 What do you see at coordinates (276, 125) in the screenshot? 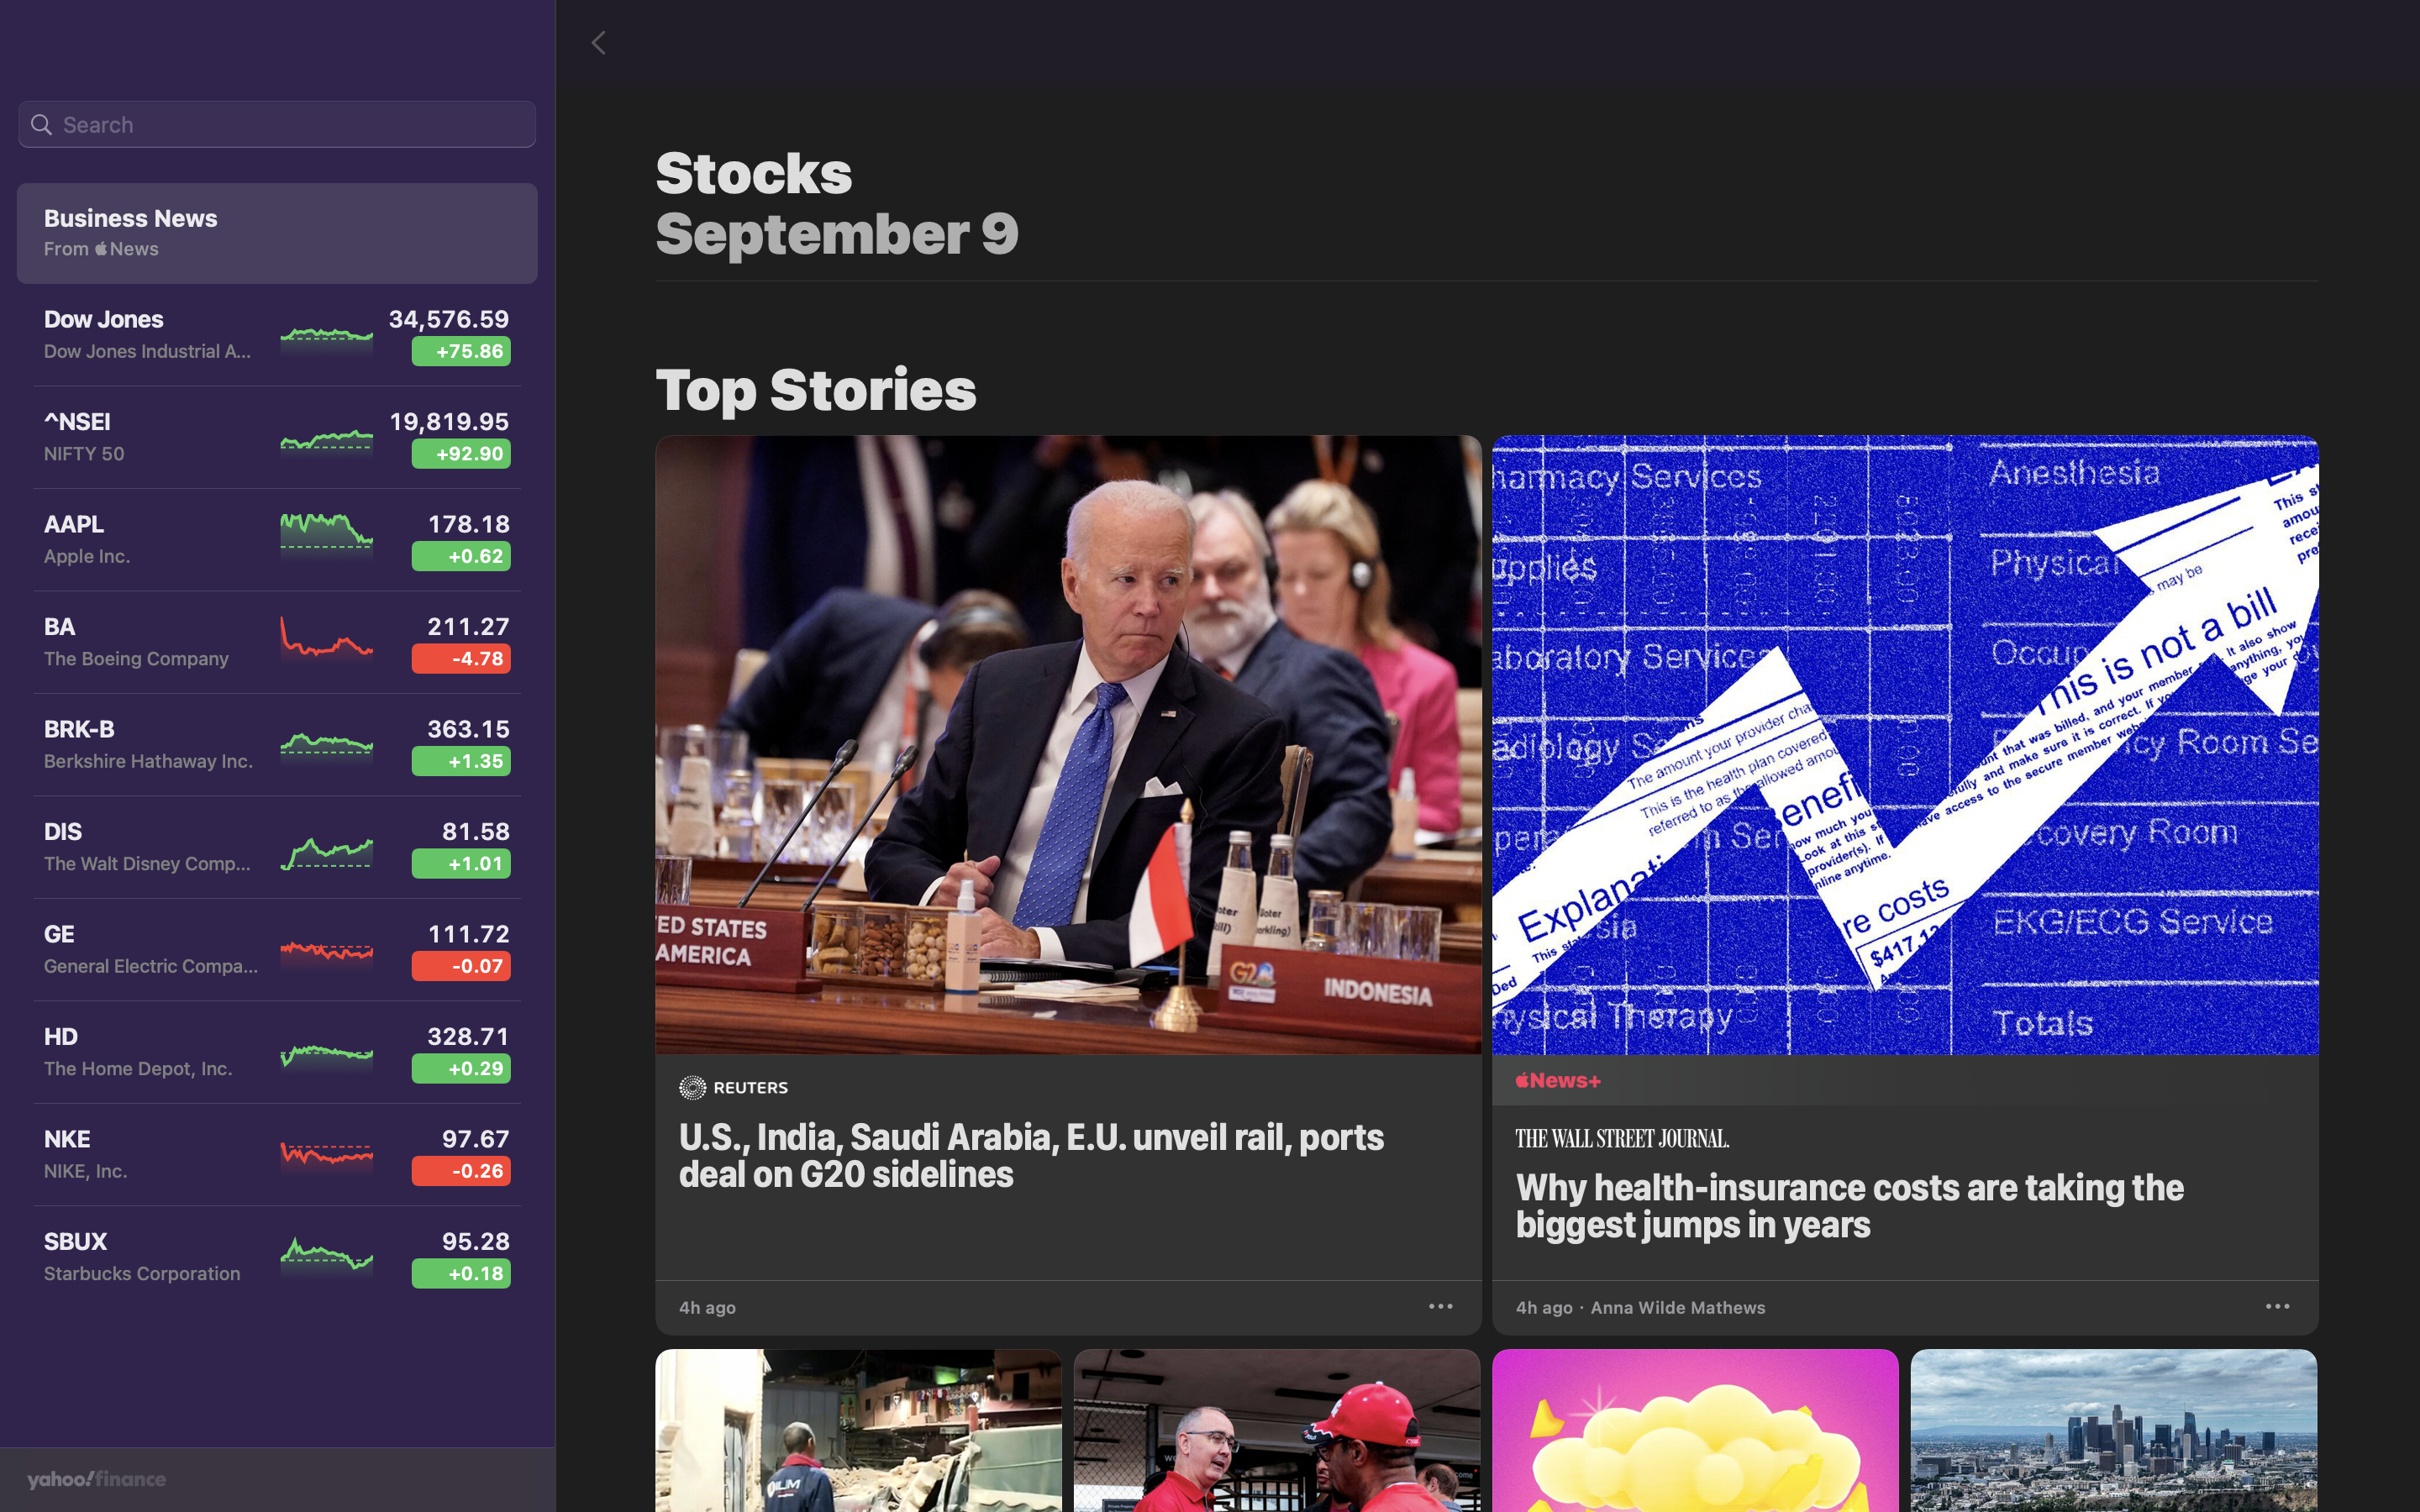
I see `Search for the "Starbucks Corporation" stock in the bar on top left` at bounding box center [276, 125].